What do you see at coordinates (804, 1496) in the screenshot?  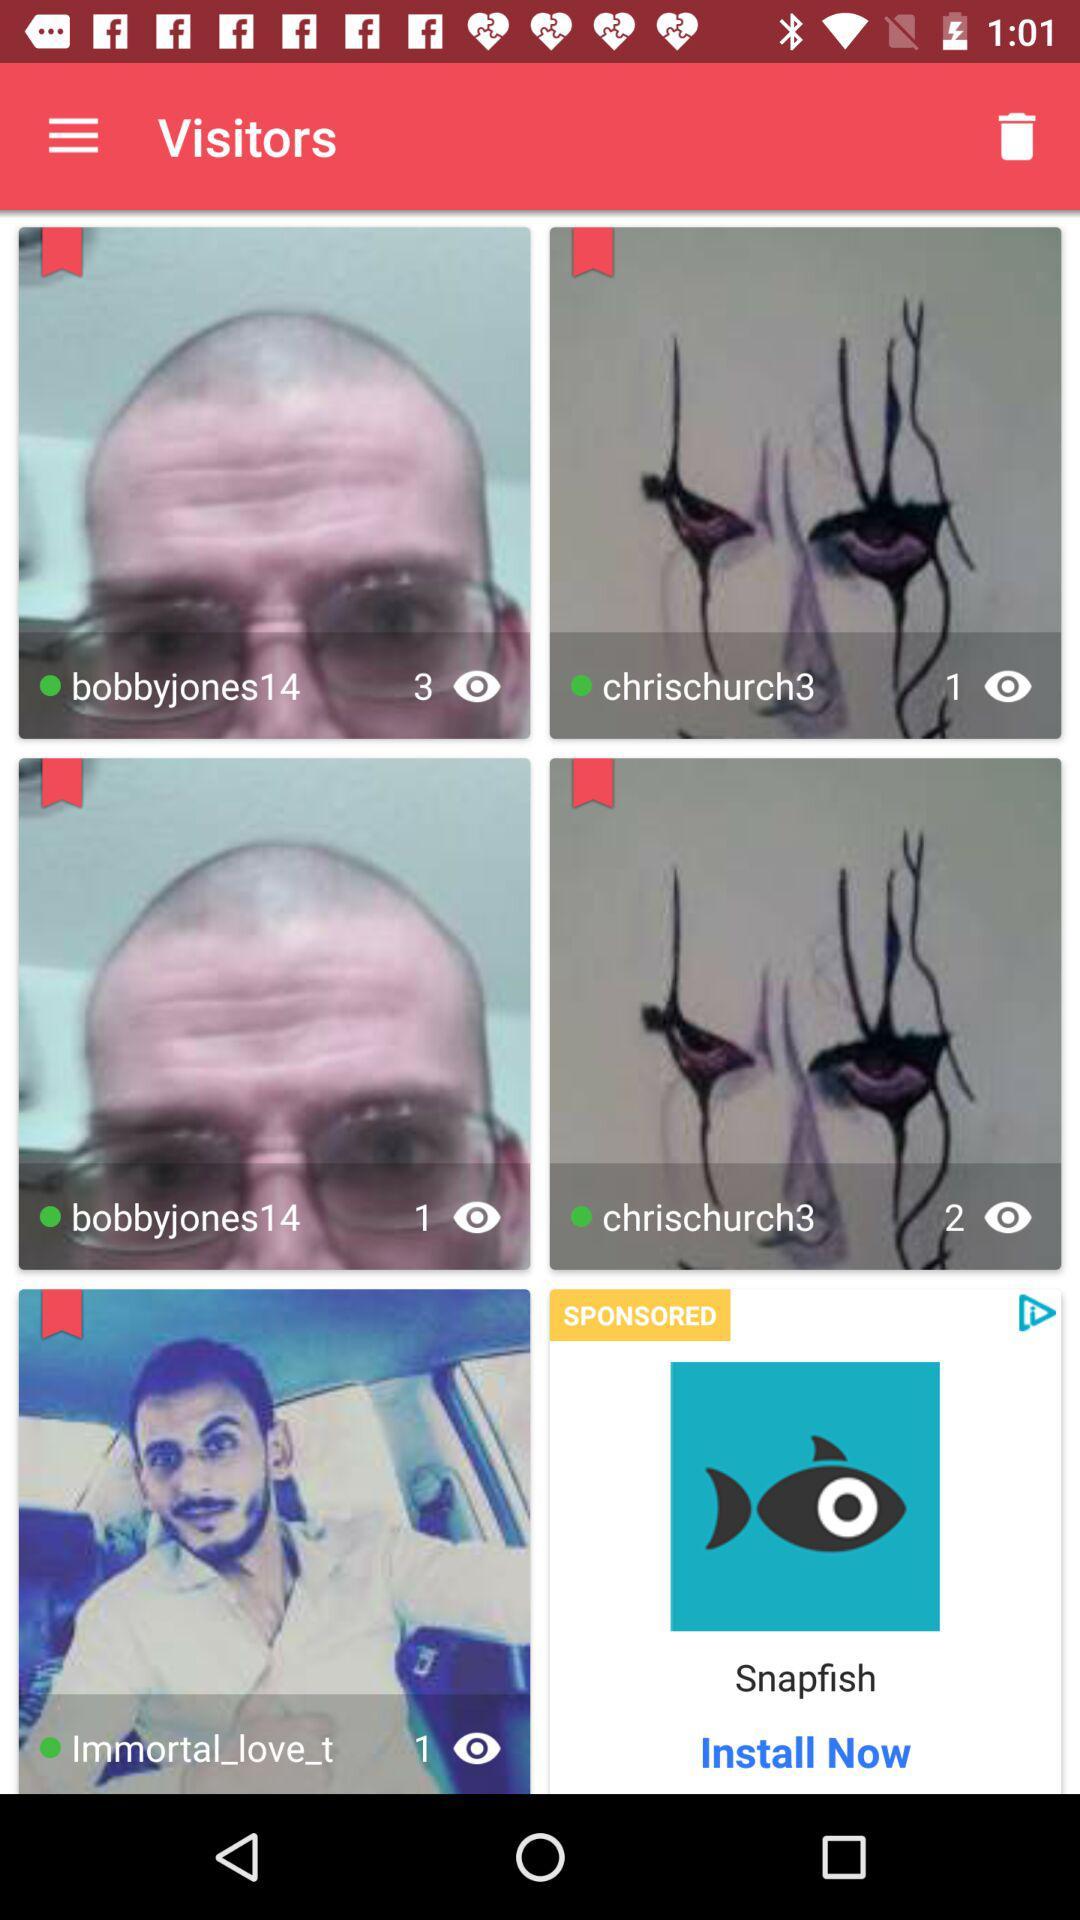 I see `the app page for snapfish` at bounding box center [804, 1496].